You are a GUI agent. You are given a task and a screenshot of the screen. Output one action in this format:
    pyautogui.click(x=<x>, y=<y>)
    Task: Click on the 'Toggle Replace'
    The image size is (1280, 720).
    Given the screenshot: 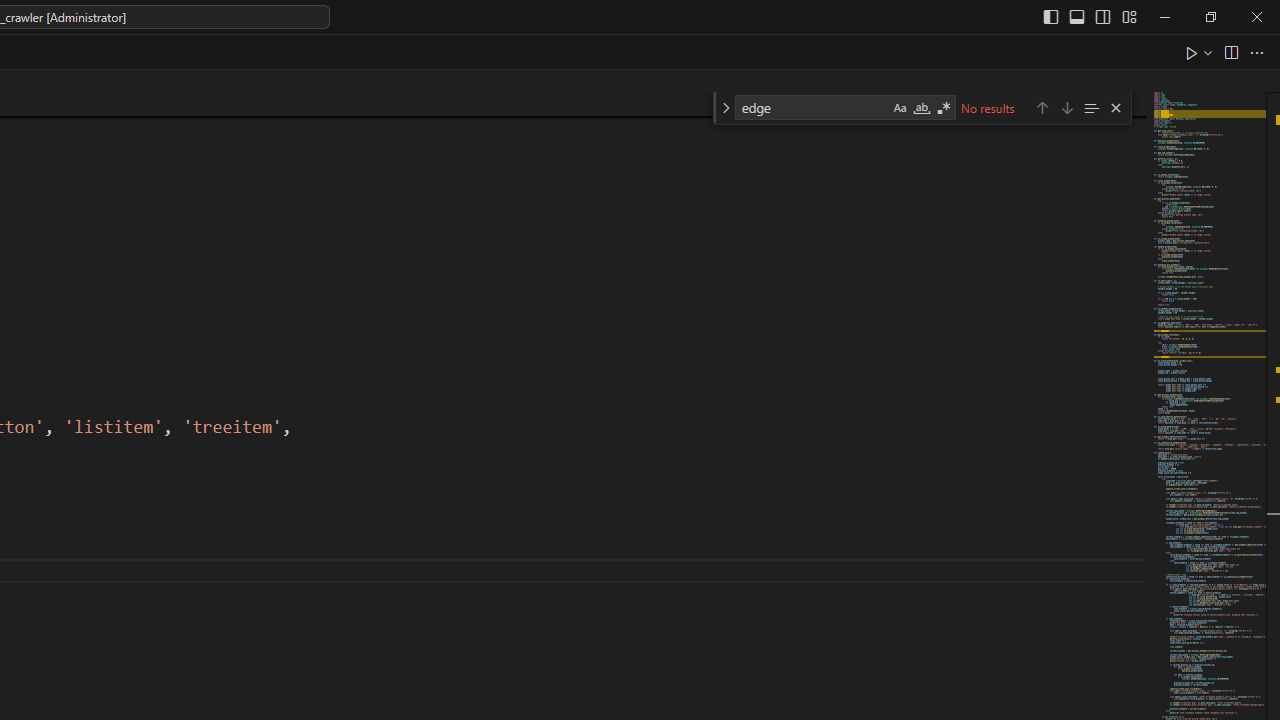 What is the action you would take?
    pyautogui.click(x=724, y=108)
    